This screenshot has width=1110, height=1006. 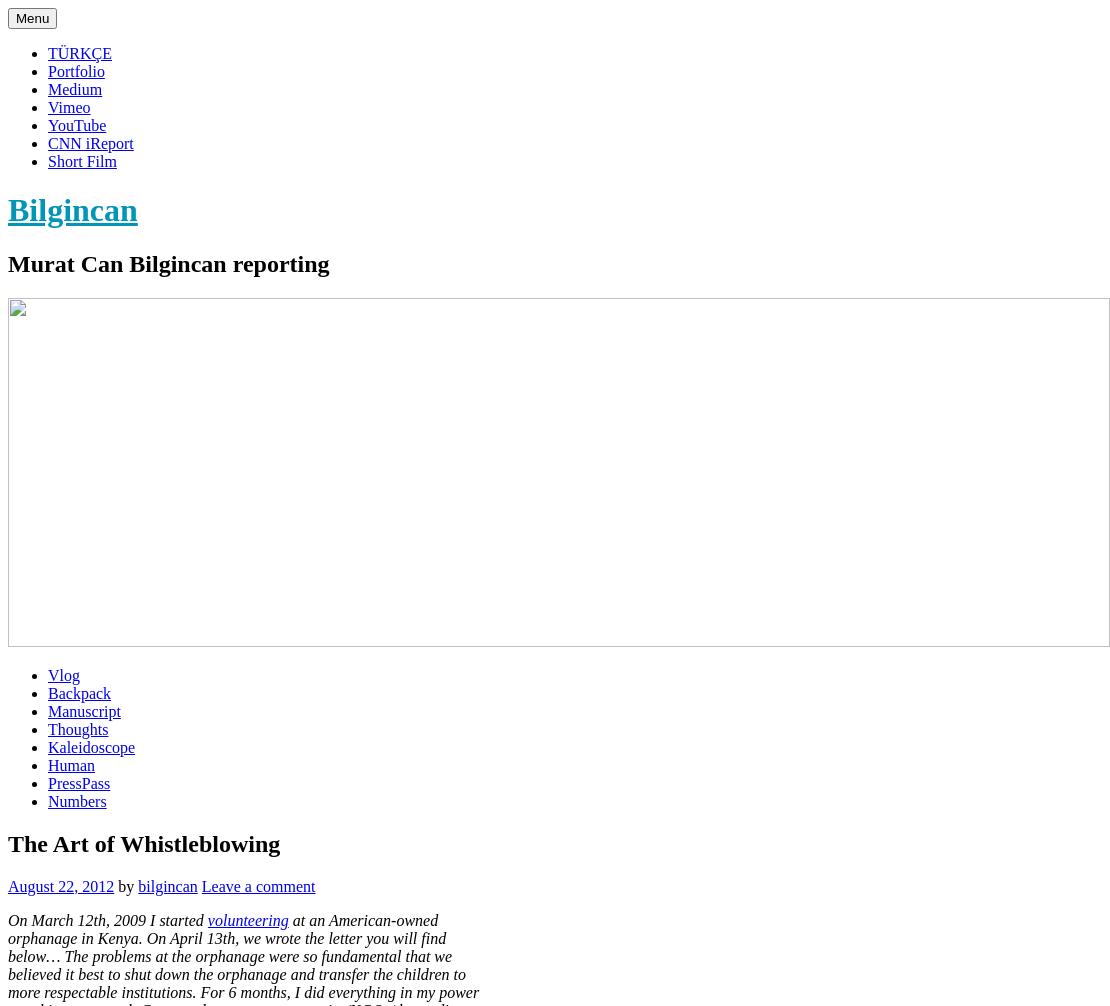 I want to click on 'Numbers', so click(x=76, y=799).